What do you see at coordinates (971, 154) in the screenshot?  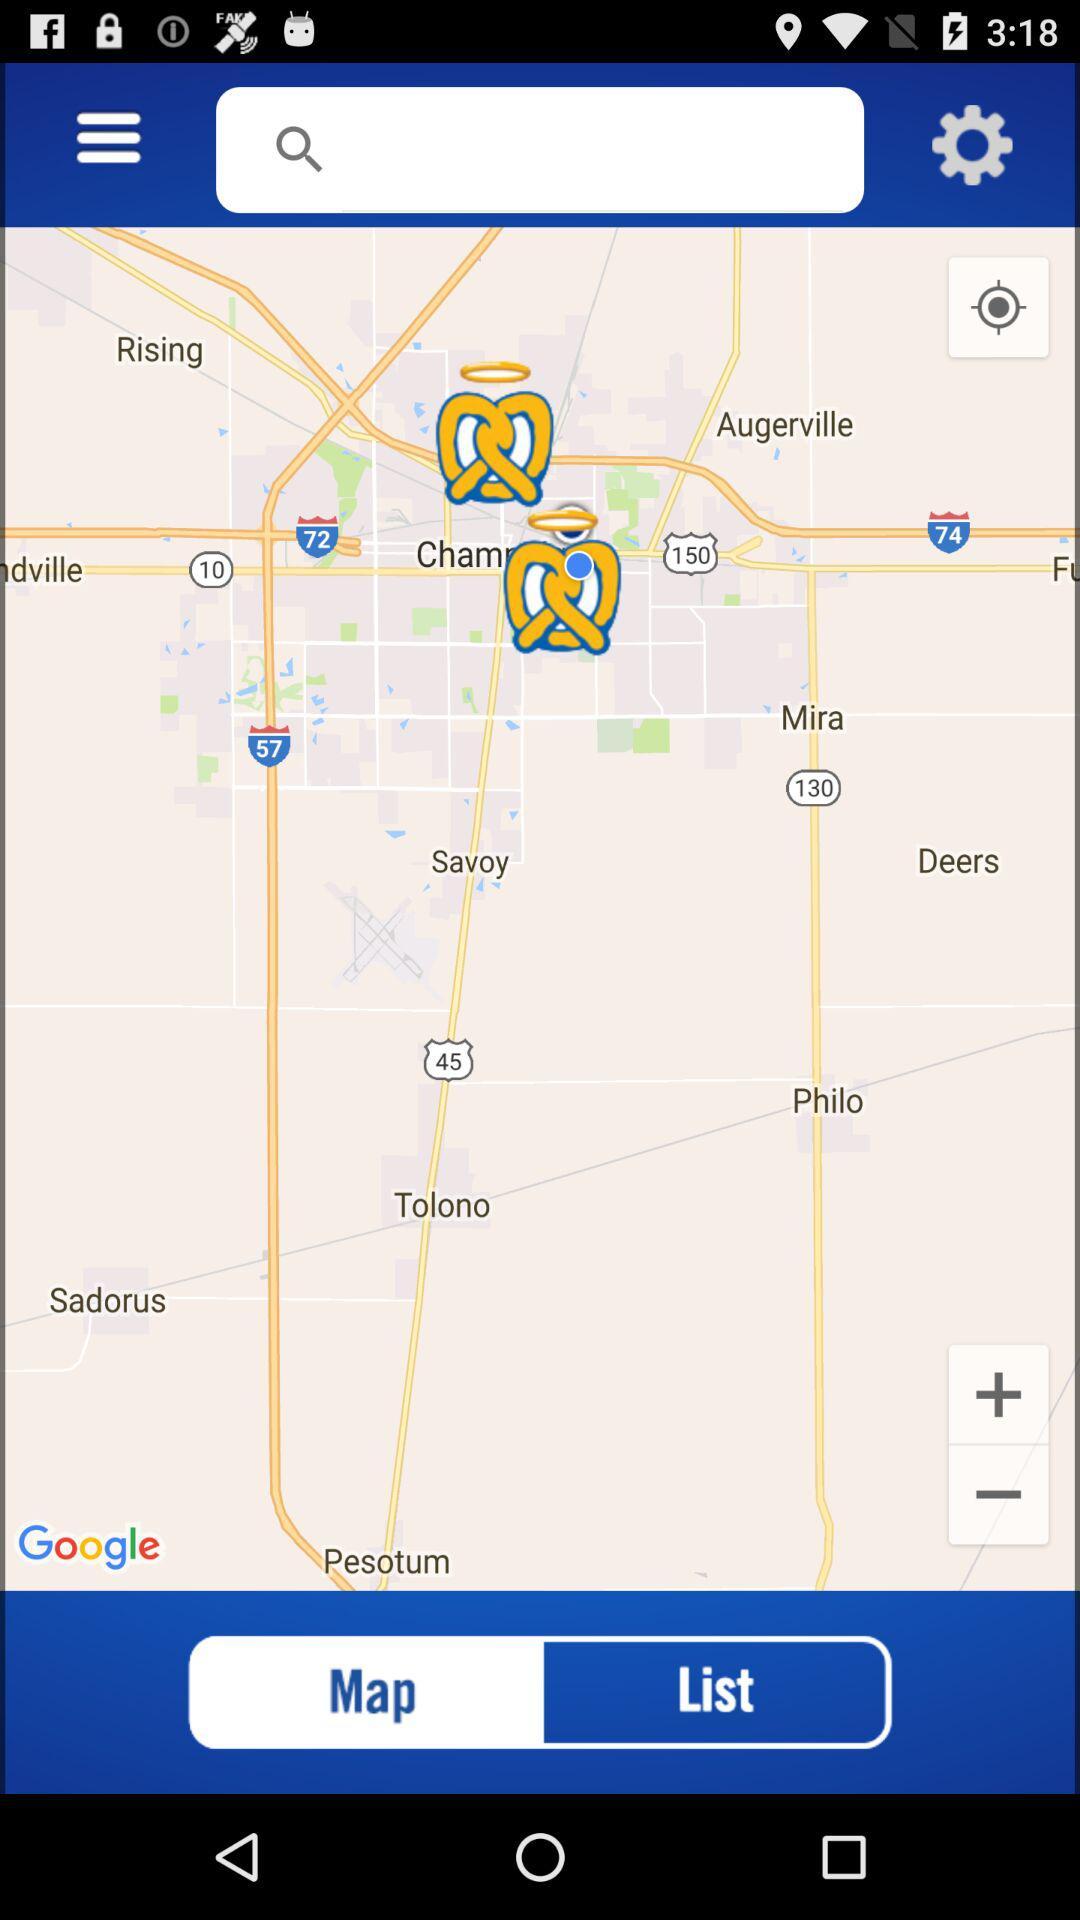 I see `the settings icon` at bounding box center [971, 154].